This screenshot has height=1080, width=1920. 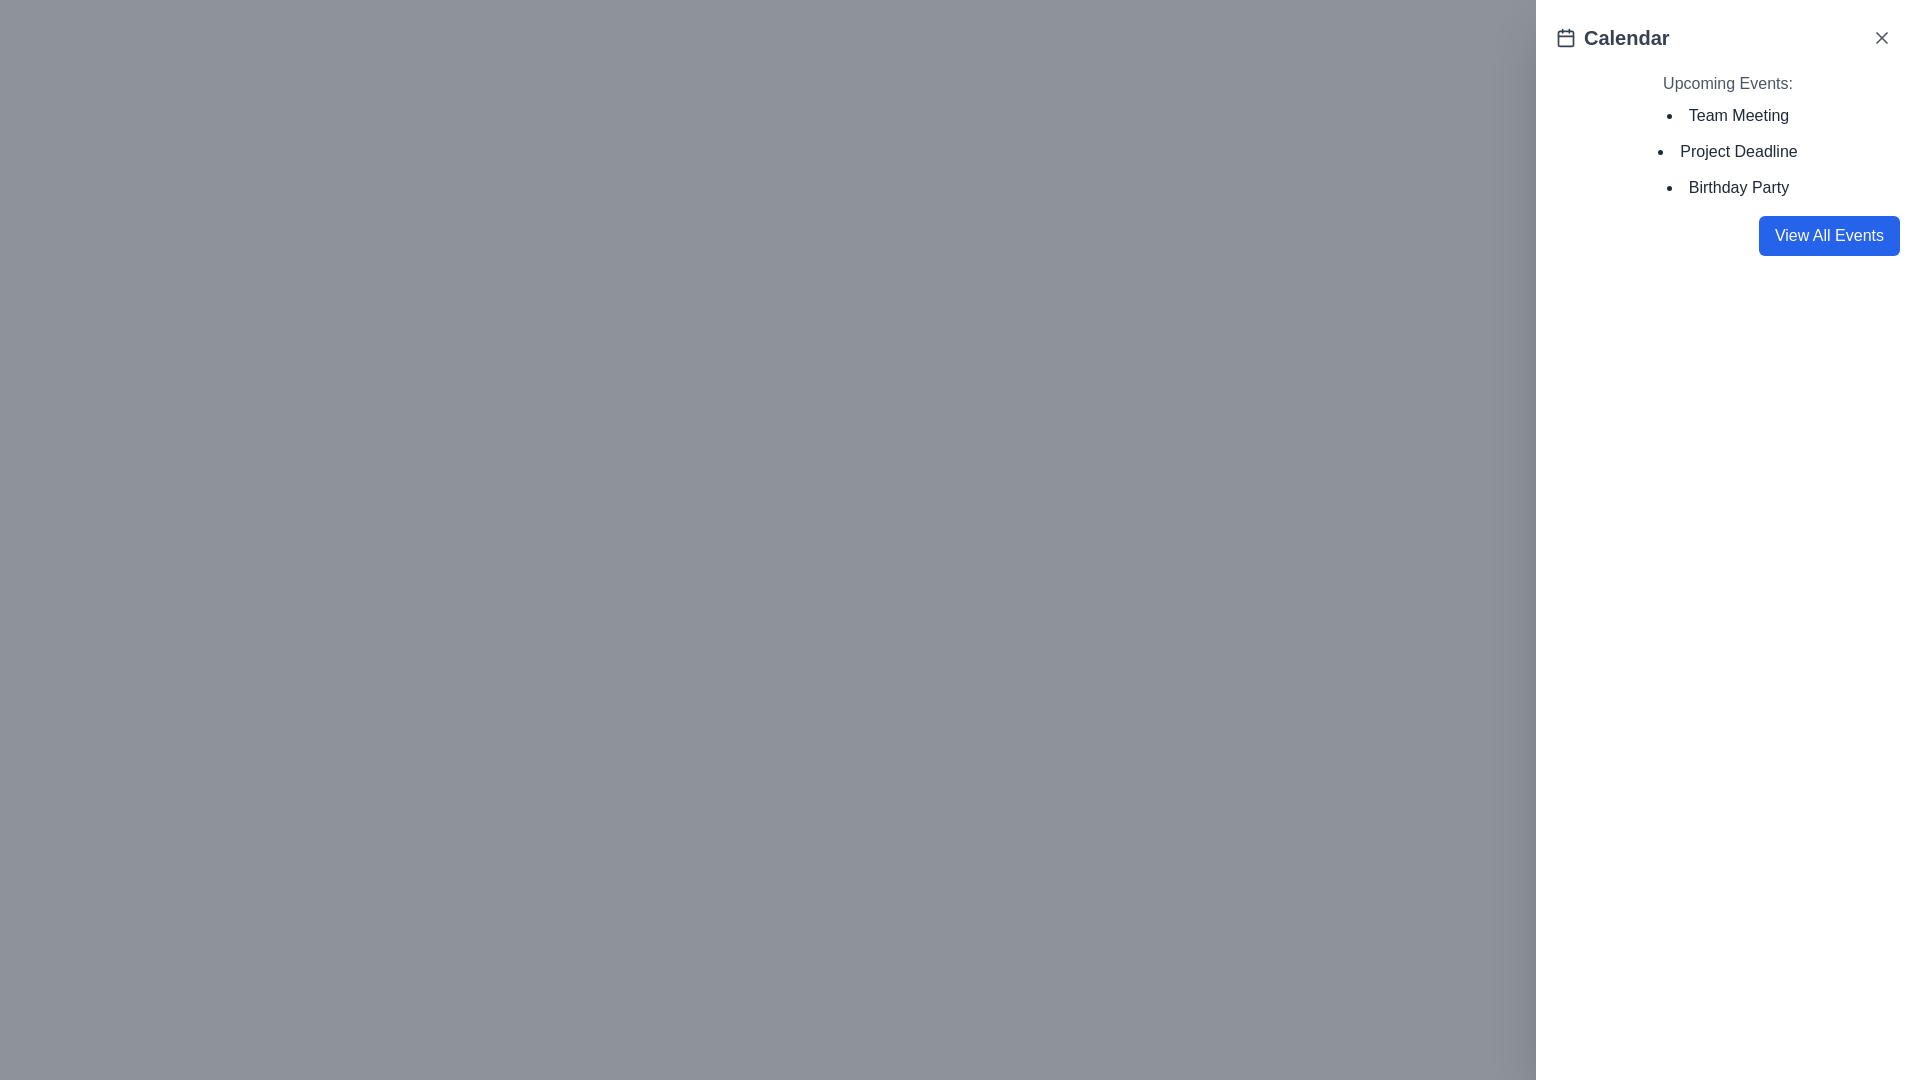 What do you see at coordinates (1727, 83) in the screenshot?
I see `heading 'Upcoming Events:' displayed in bold at the top of the event list section, located in the upper-right part of the interface` at bounding box center [1727, 83].